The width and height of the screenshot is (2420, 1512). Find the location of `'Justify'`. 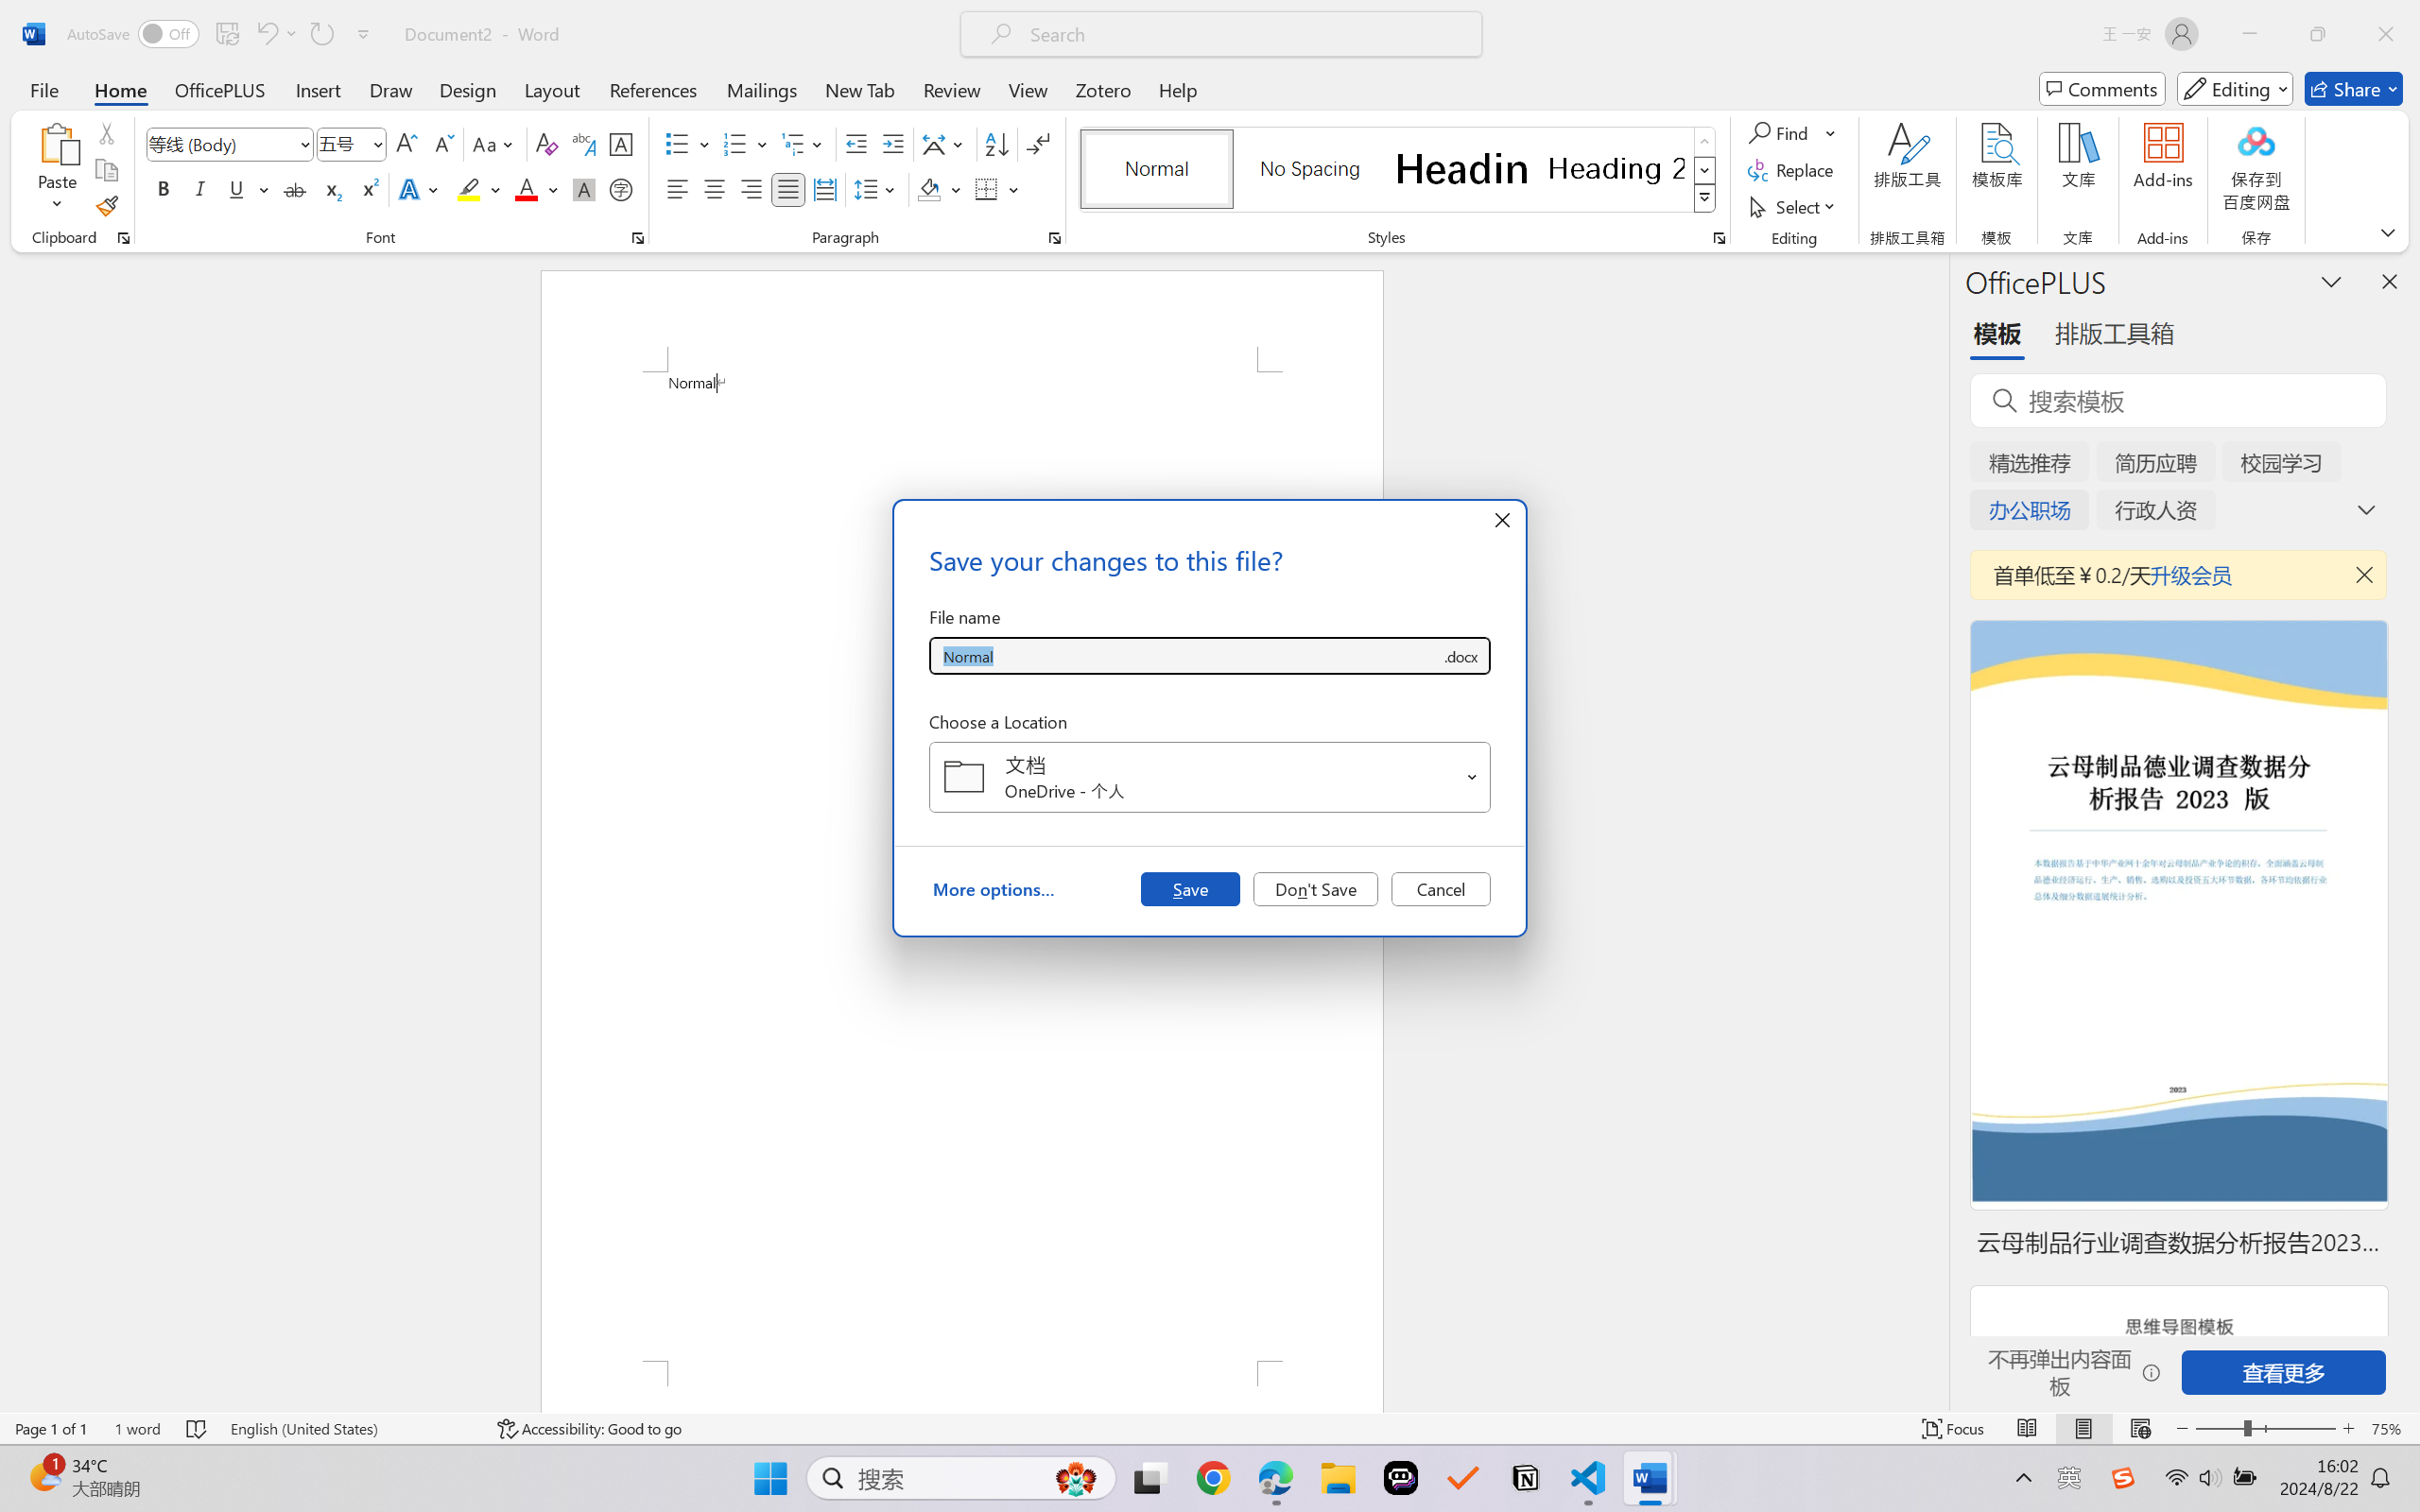

'Justify' is located at coordinates (787, 188).